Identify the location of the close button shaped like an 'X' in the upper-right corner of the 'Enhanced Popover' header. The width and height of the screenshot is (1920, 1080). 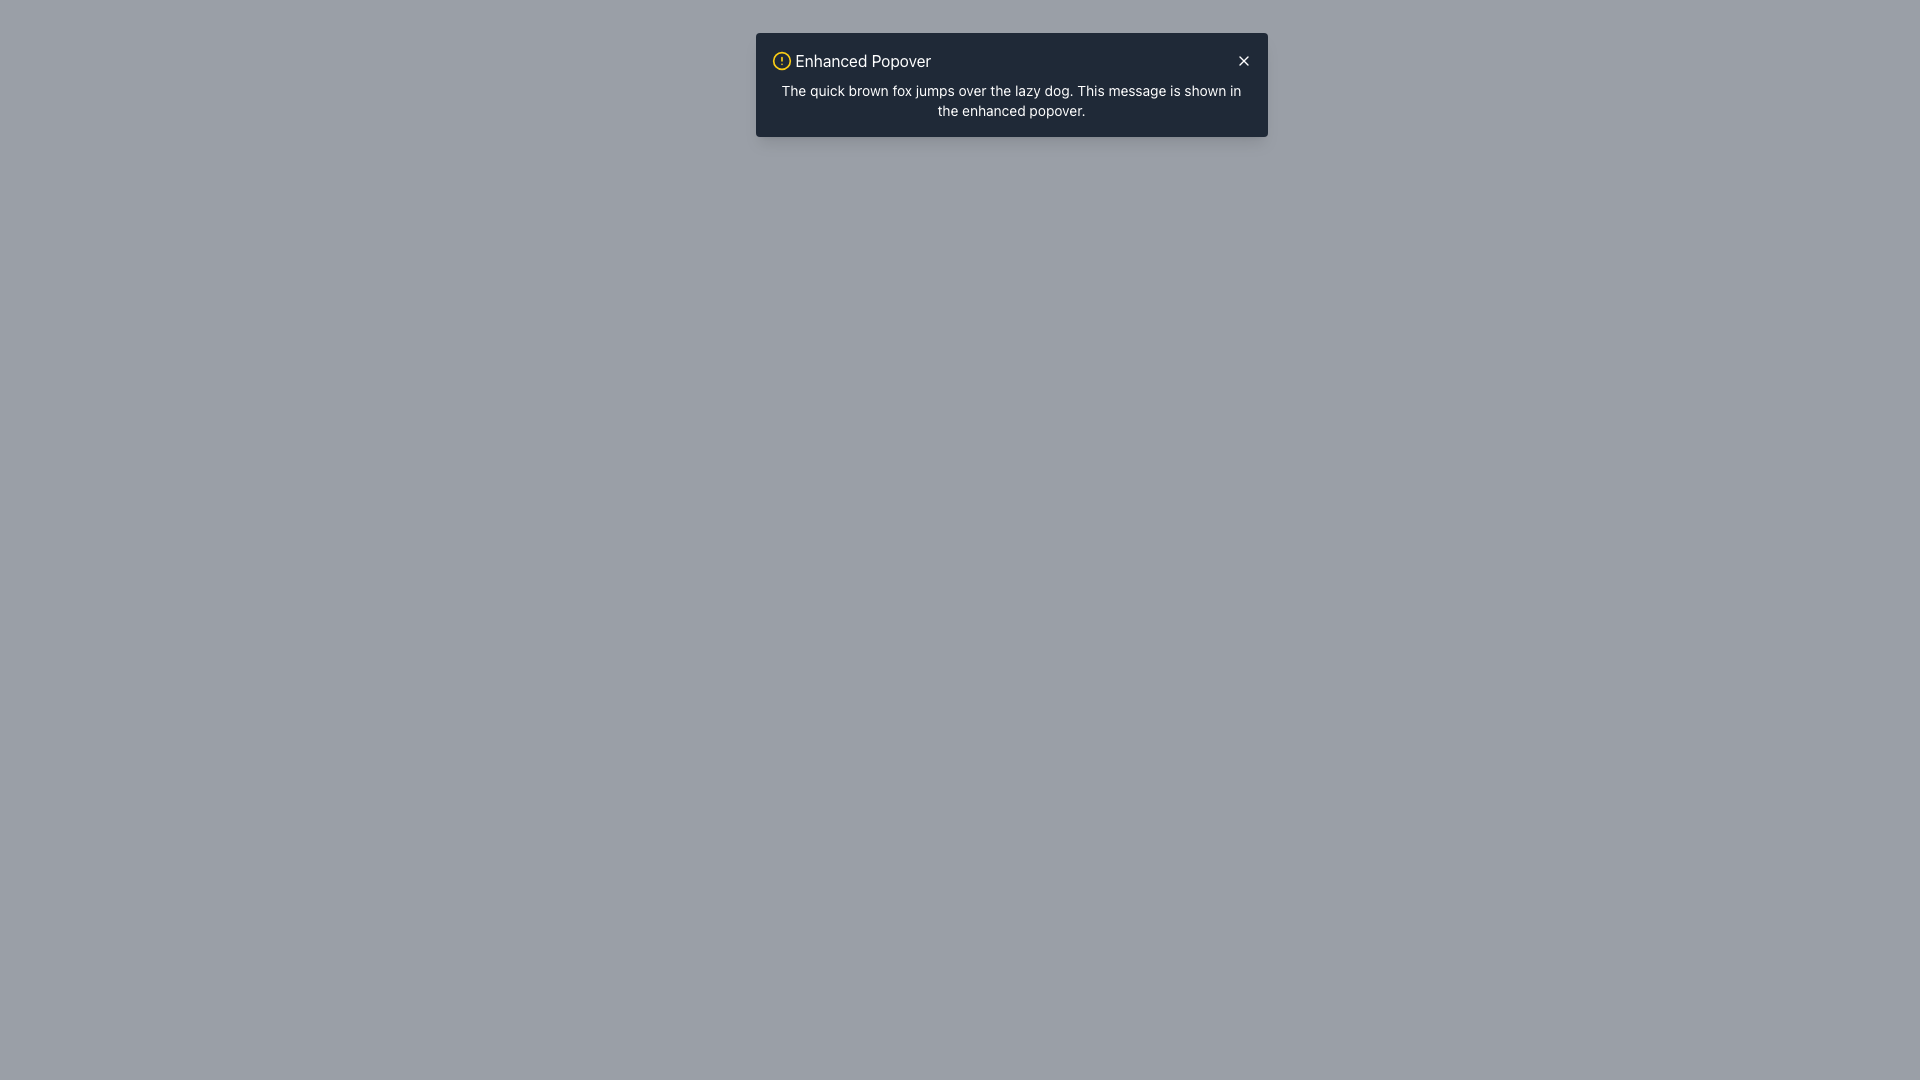
(1242, 60).